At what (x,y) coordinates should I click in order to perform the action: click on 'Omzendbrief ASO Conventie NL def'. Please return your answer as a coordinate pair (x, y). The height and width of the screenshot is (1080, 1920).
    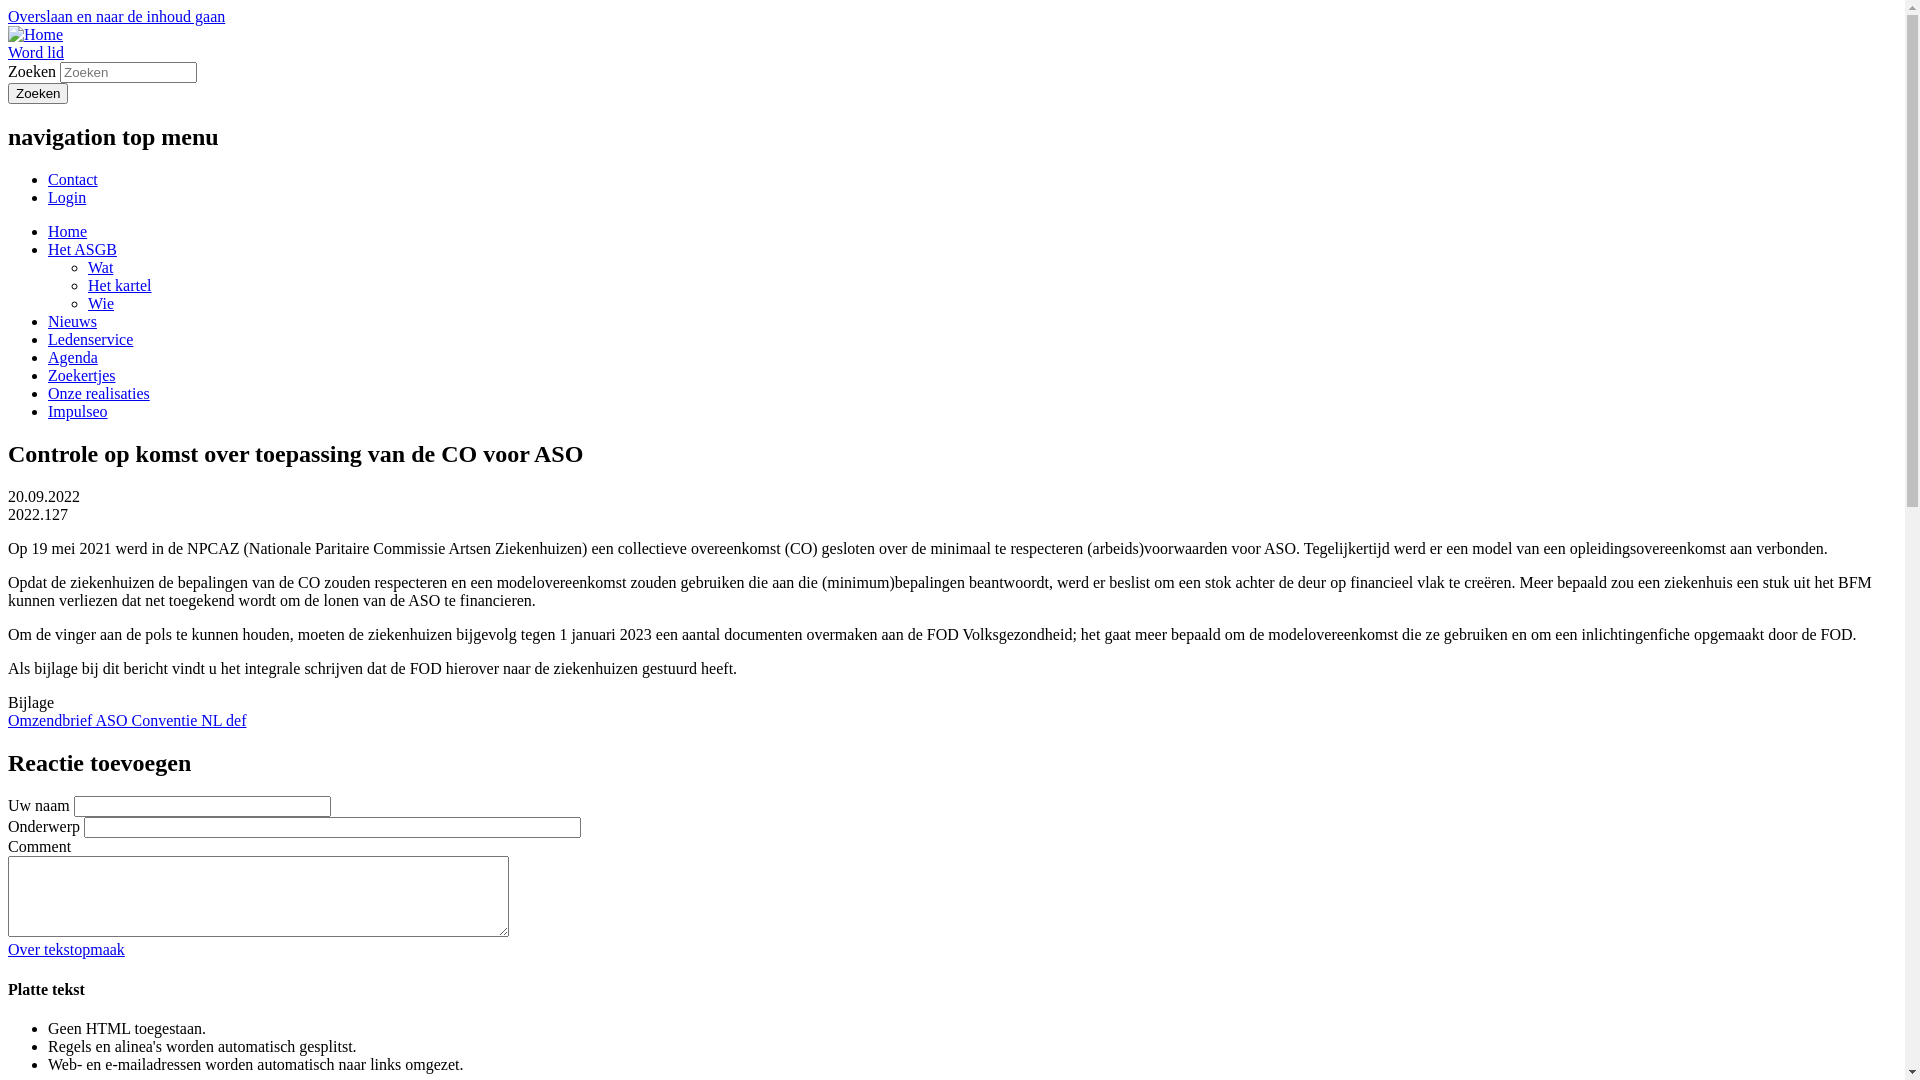
    Looking at the image, I should click on (8, 720).